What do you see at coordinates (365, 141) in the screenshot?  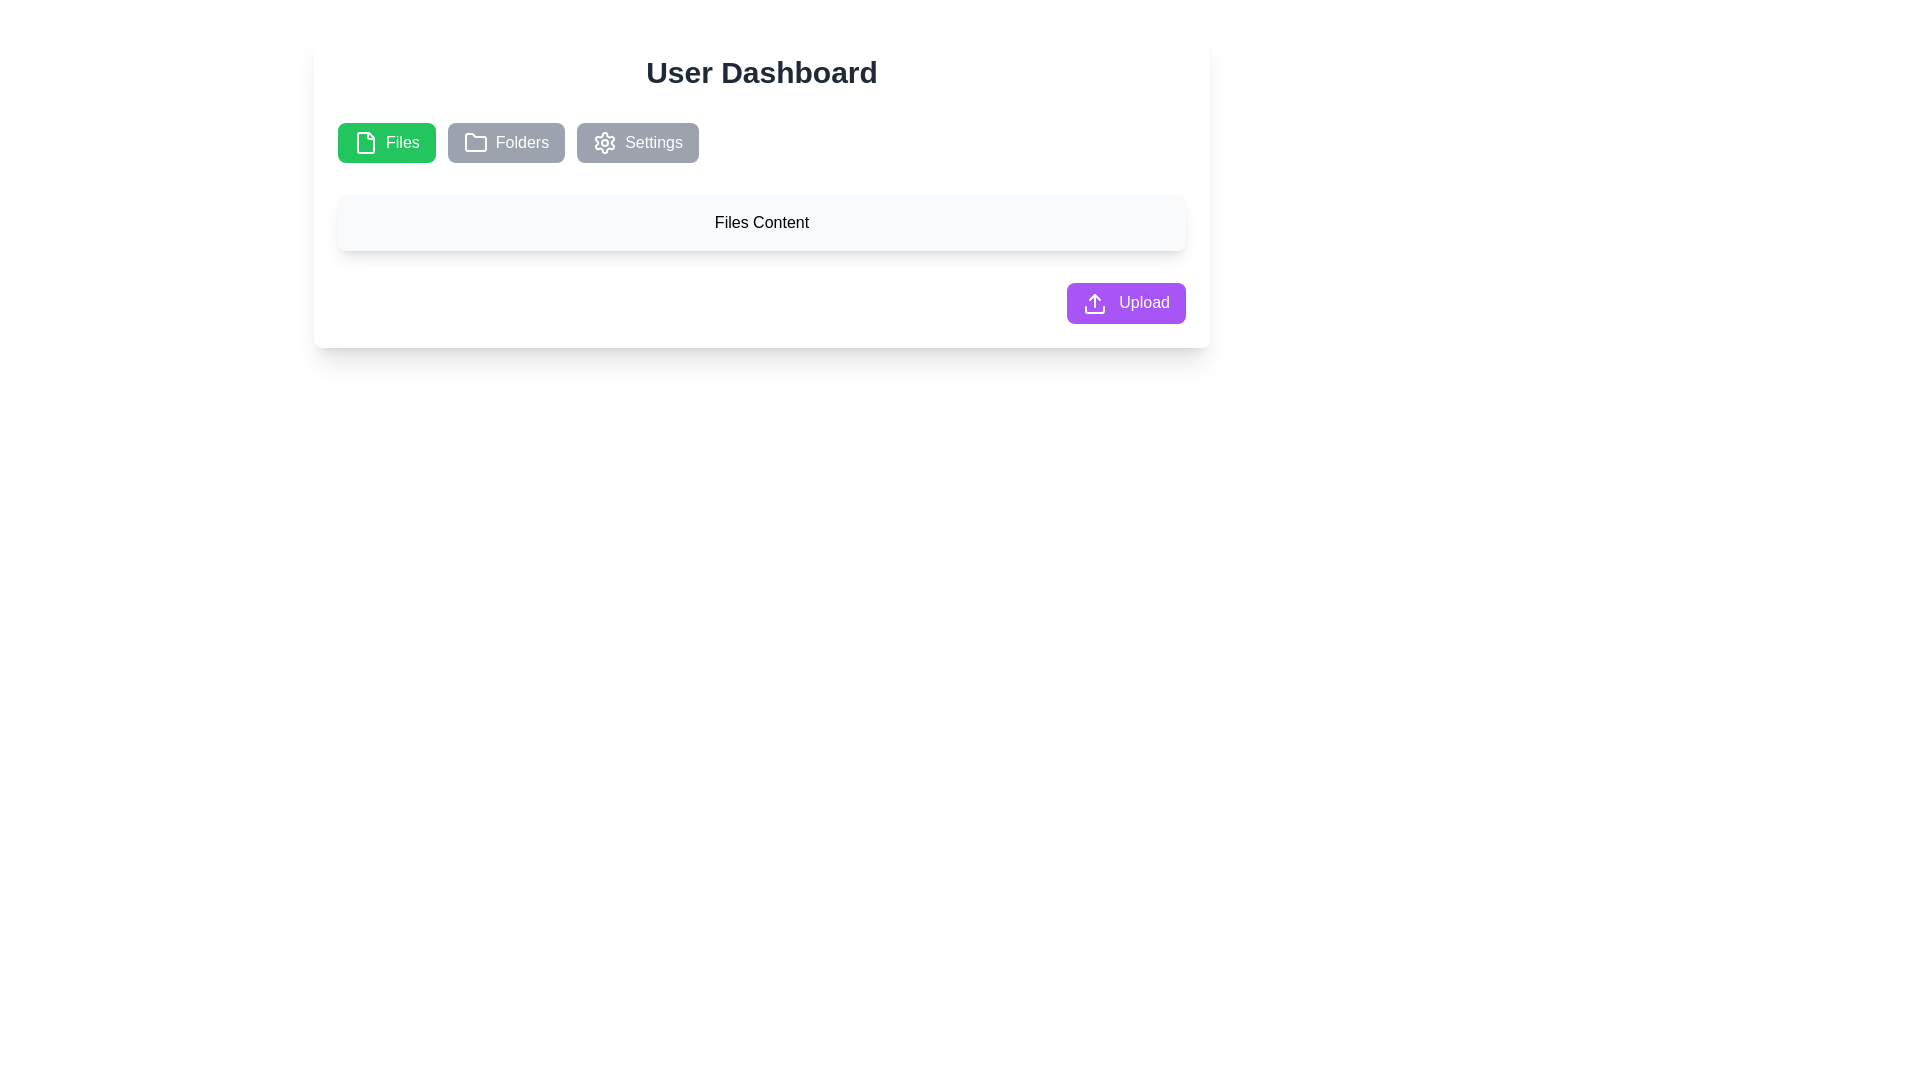 I see `the 'Files' button which contains a green document icon with a folded corner, located at the top-left area of the User Dashboard interface` at bounding box center [365, 141].